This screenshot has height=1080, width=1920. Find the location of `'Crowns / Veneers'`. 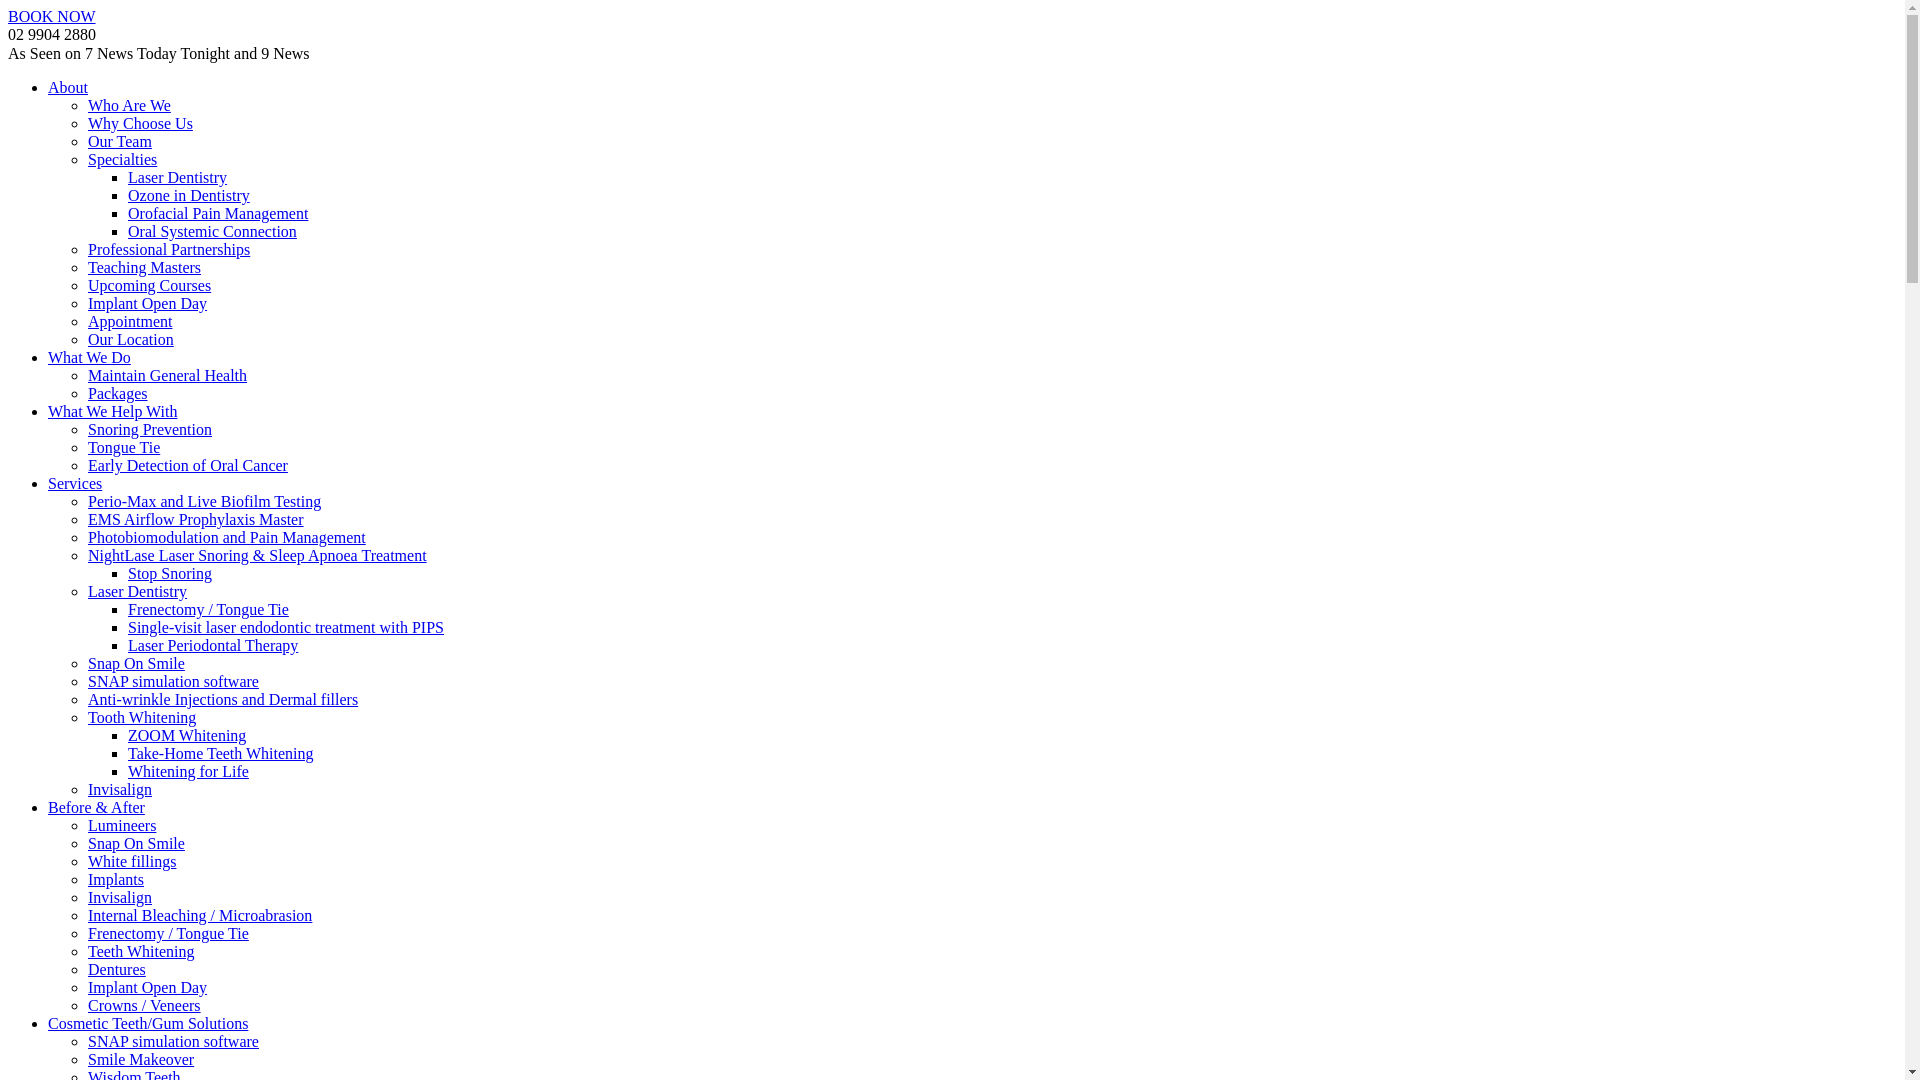

'Crowns / Veneers' is located at coordinates (143, 1005).